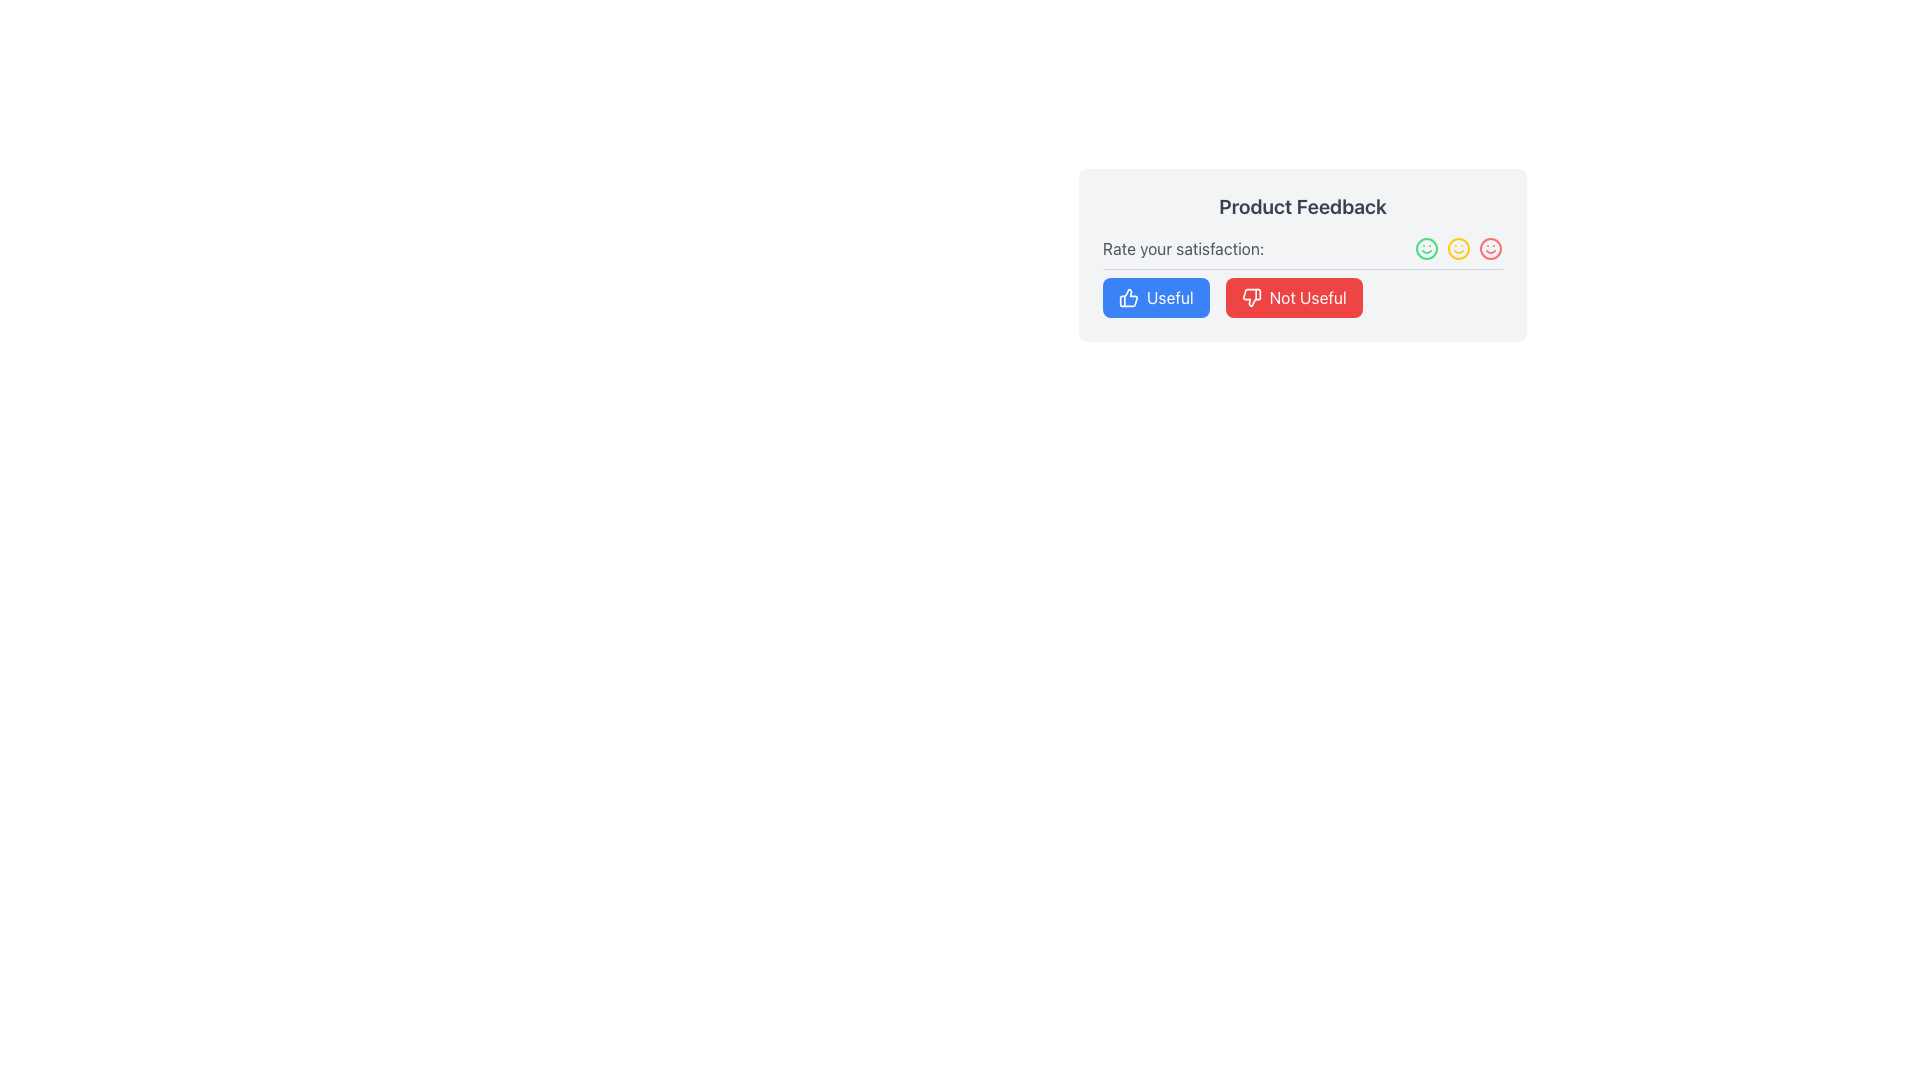 This screenshot has height=1080, width=1920. Describe the element at coordinates (1425, 248) in the screenshot. I see `the second feedback emoticon in the SVG graphic` at that location.